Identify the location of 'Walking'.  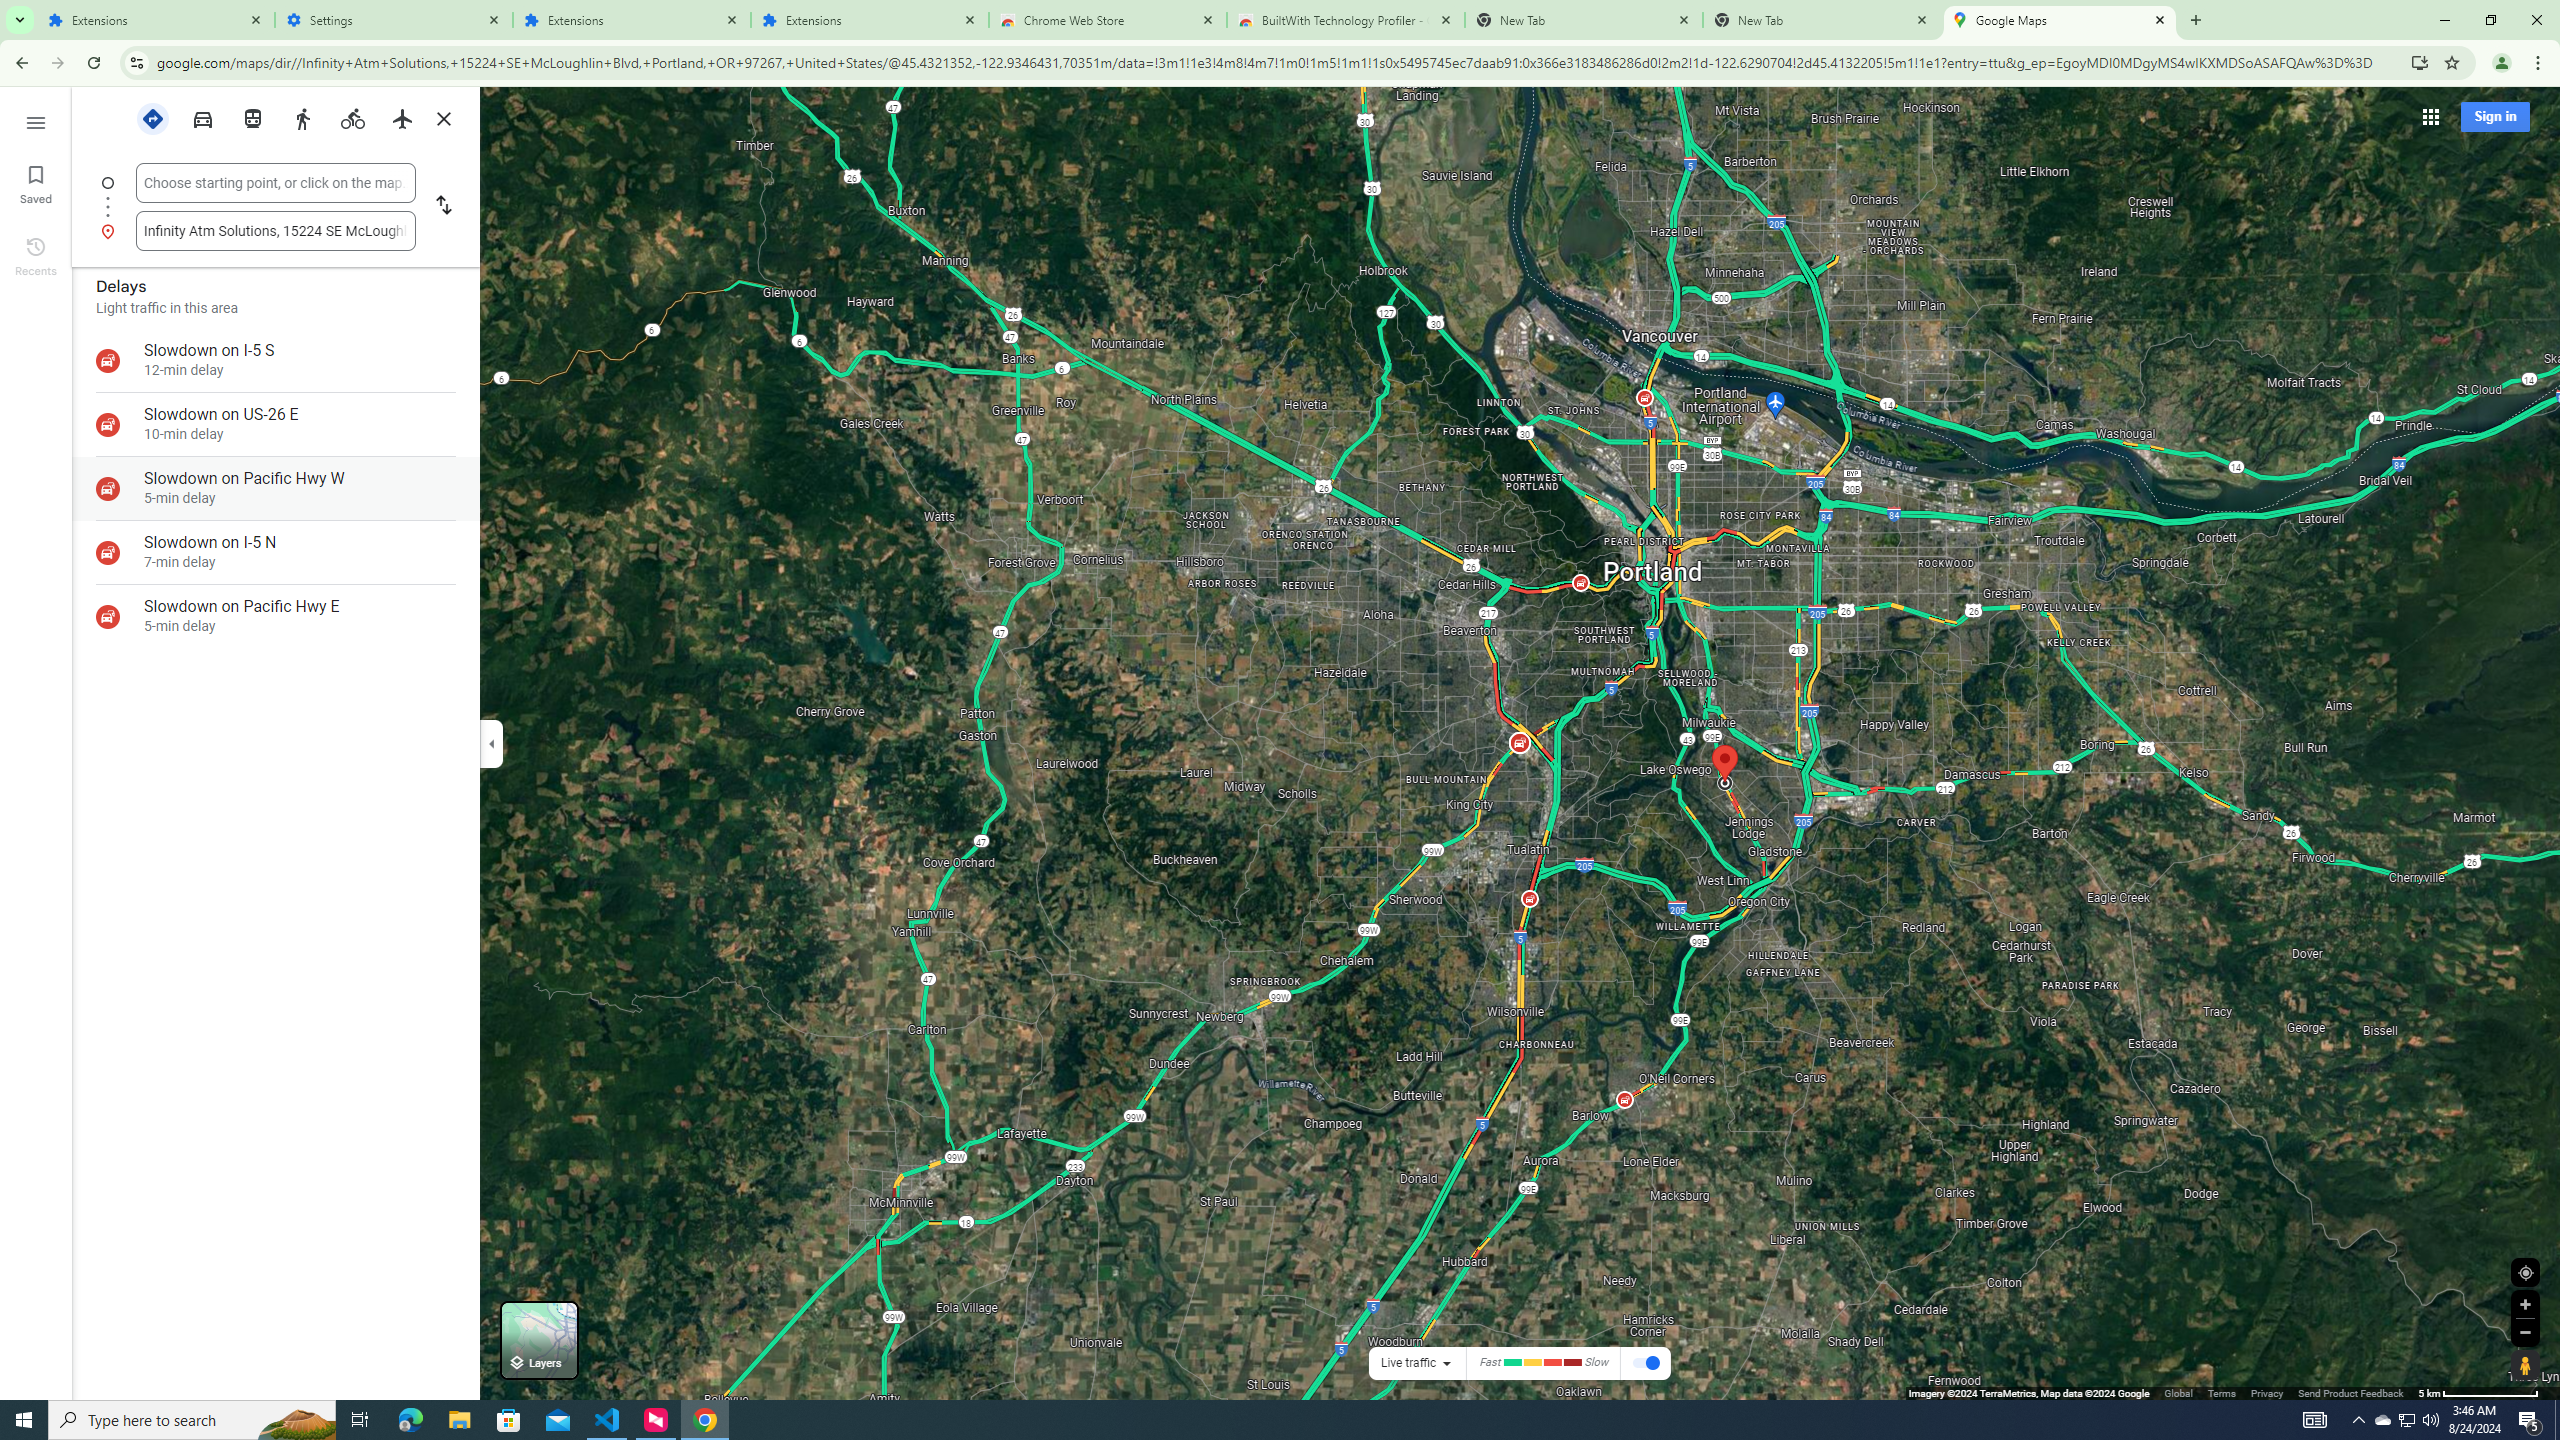
(302, 118).